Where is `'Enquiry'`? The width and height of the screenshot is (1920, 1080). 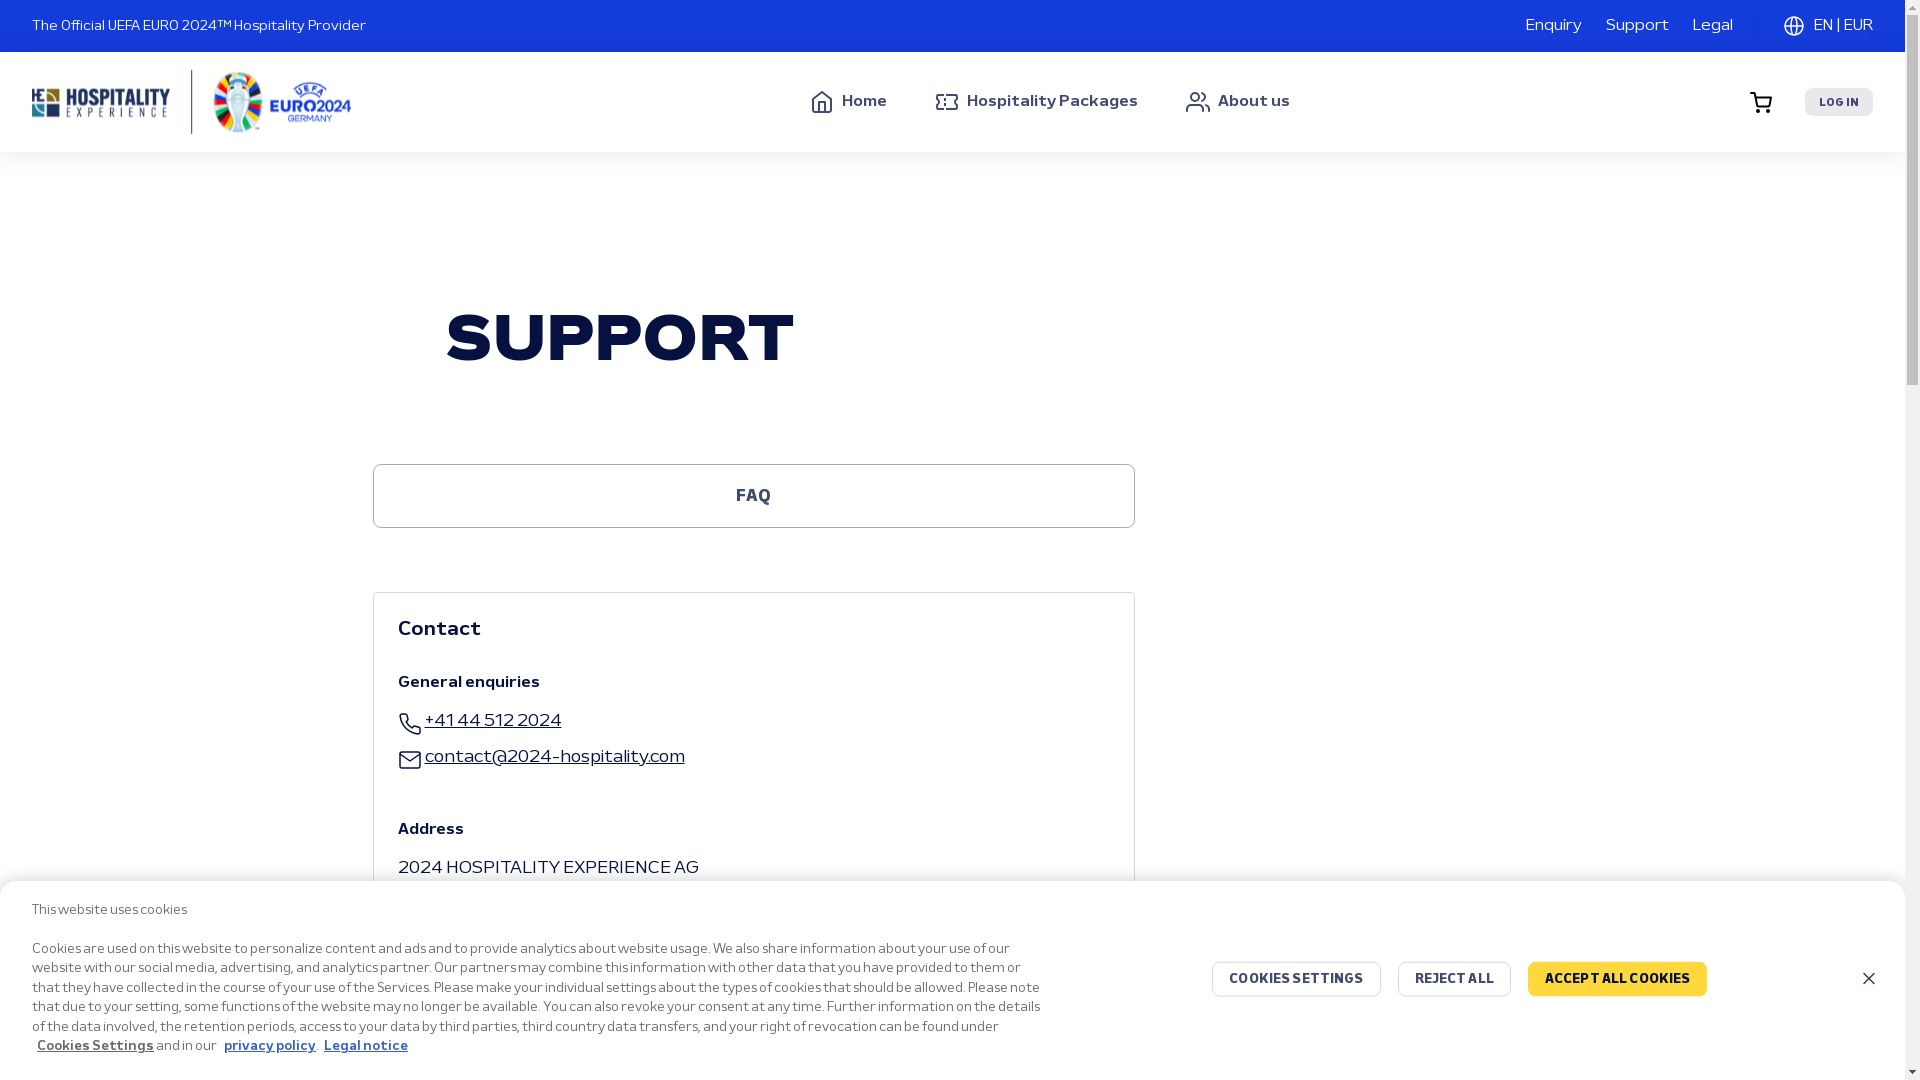
'Enquiry' is located at coordinates (1553, 25).